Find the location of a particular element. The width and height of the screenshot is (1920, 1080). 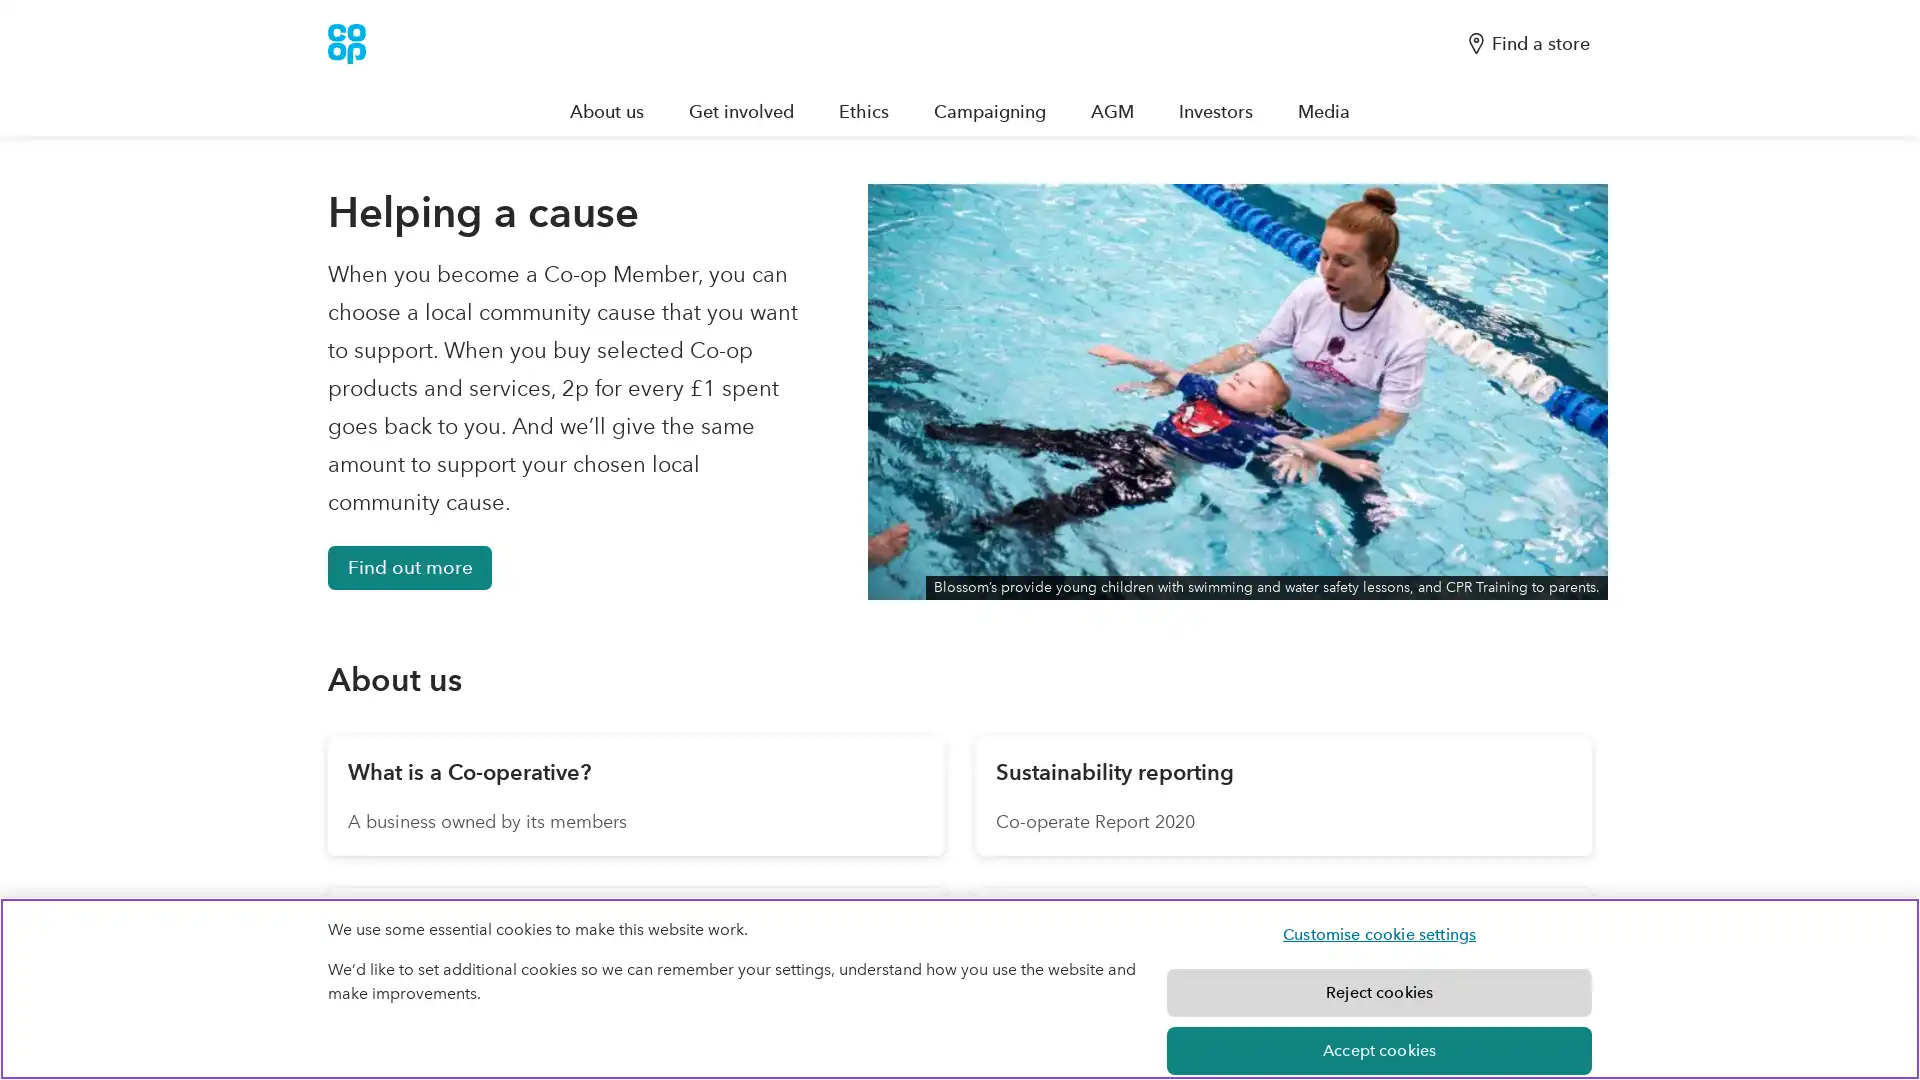

Accept cookies is located at coordinates (1377, 1049).